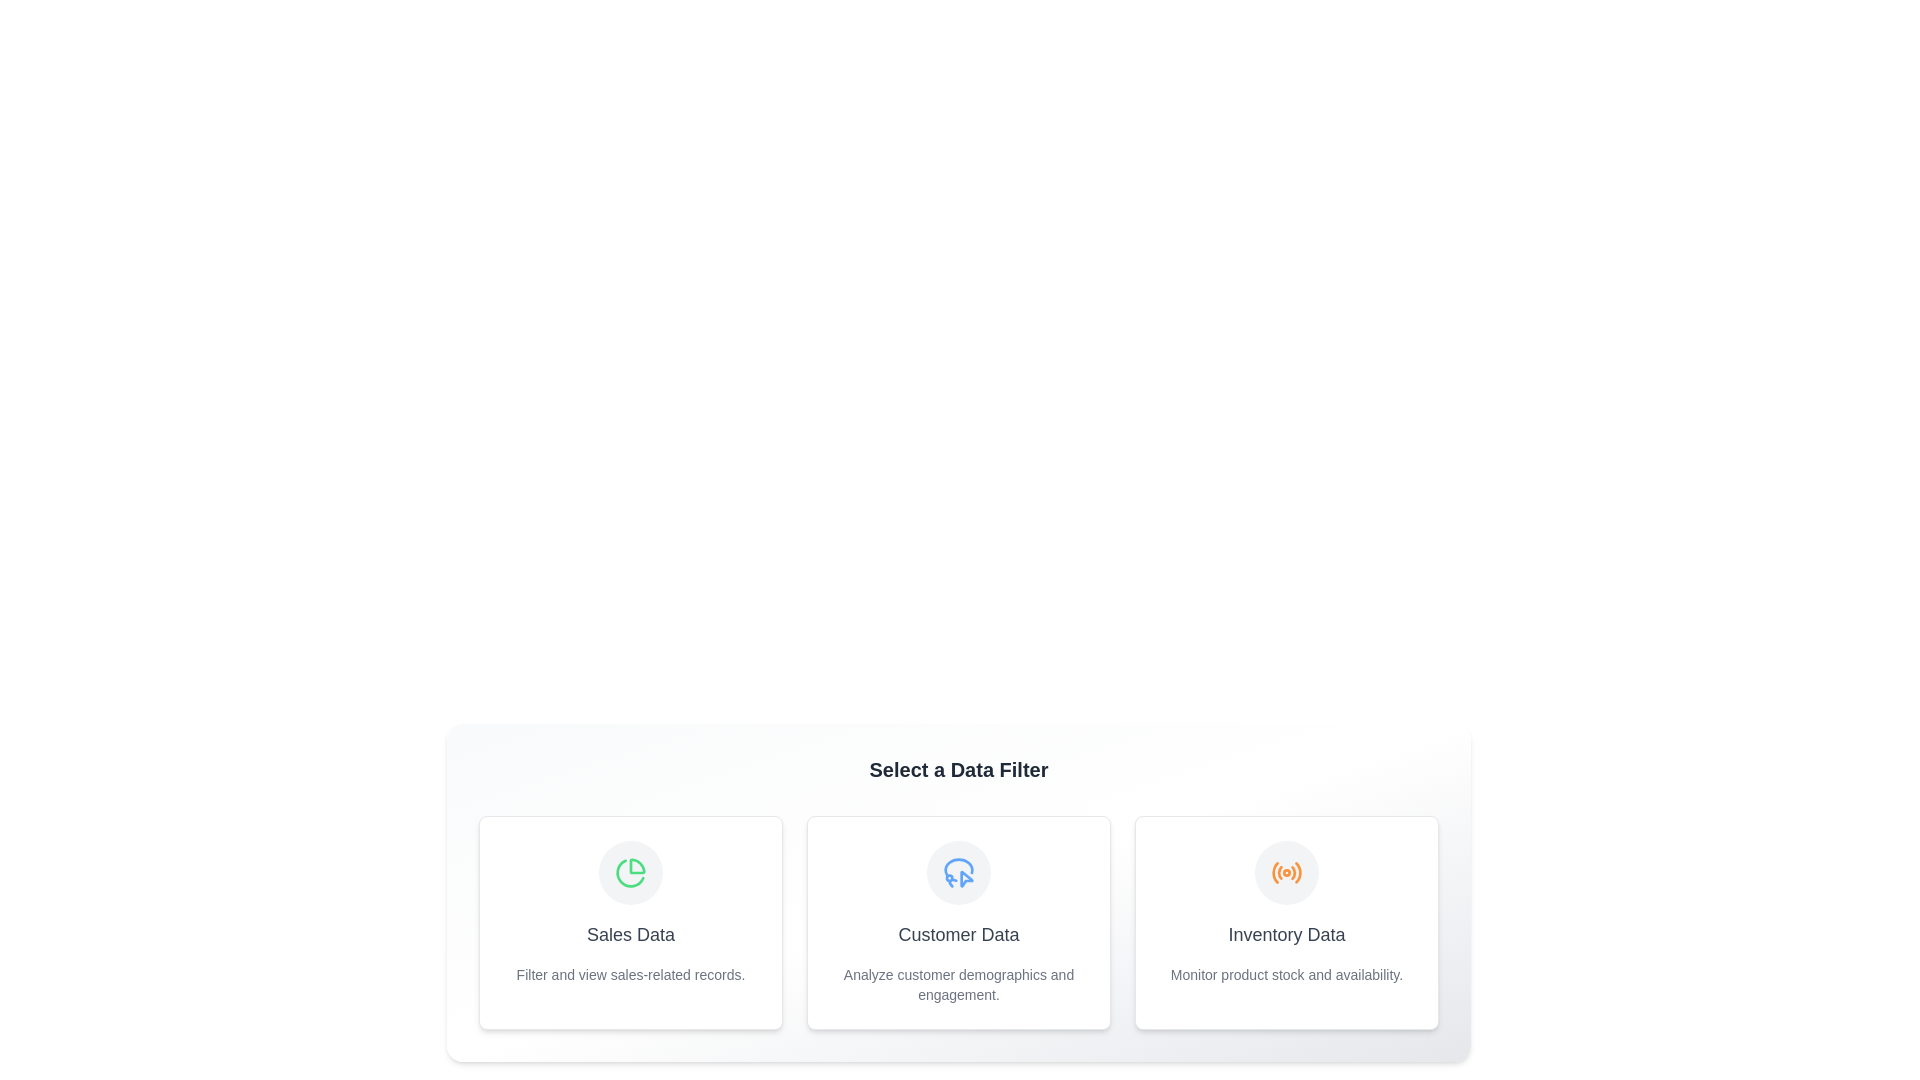 This screenshot has height=1080, width=1920. I want to click on the circular icon featuring a section of a pie chart in green located within the 'Sales Data' card, so click(629, 872).